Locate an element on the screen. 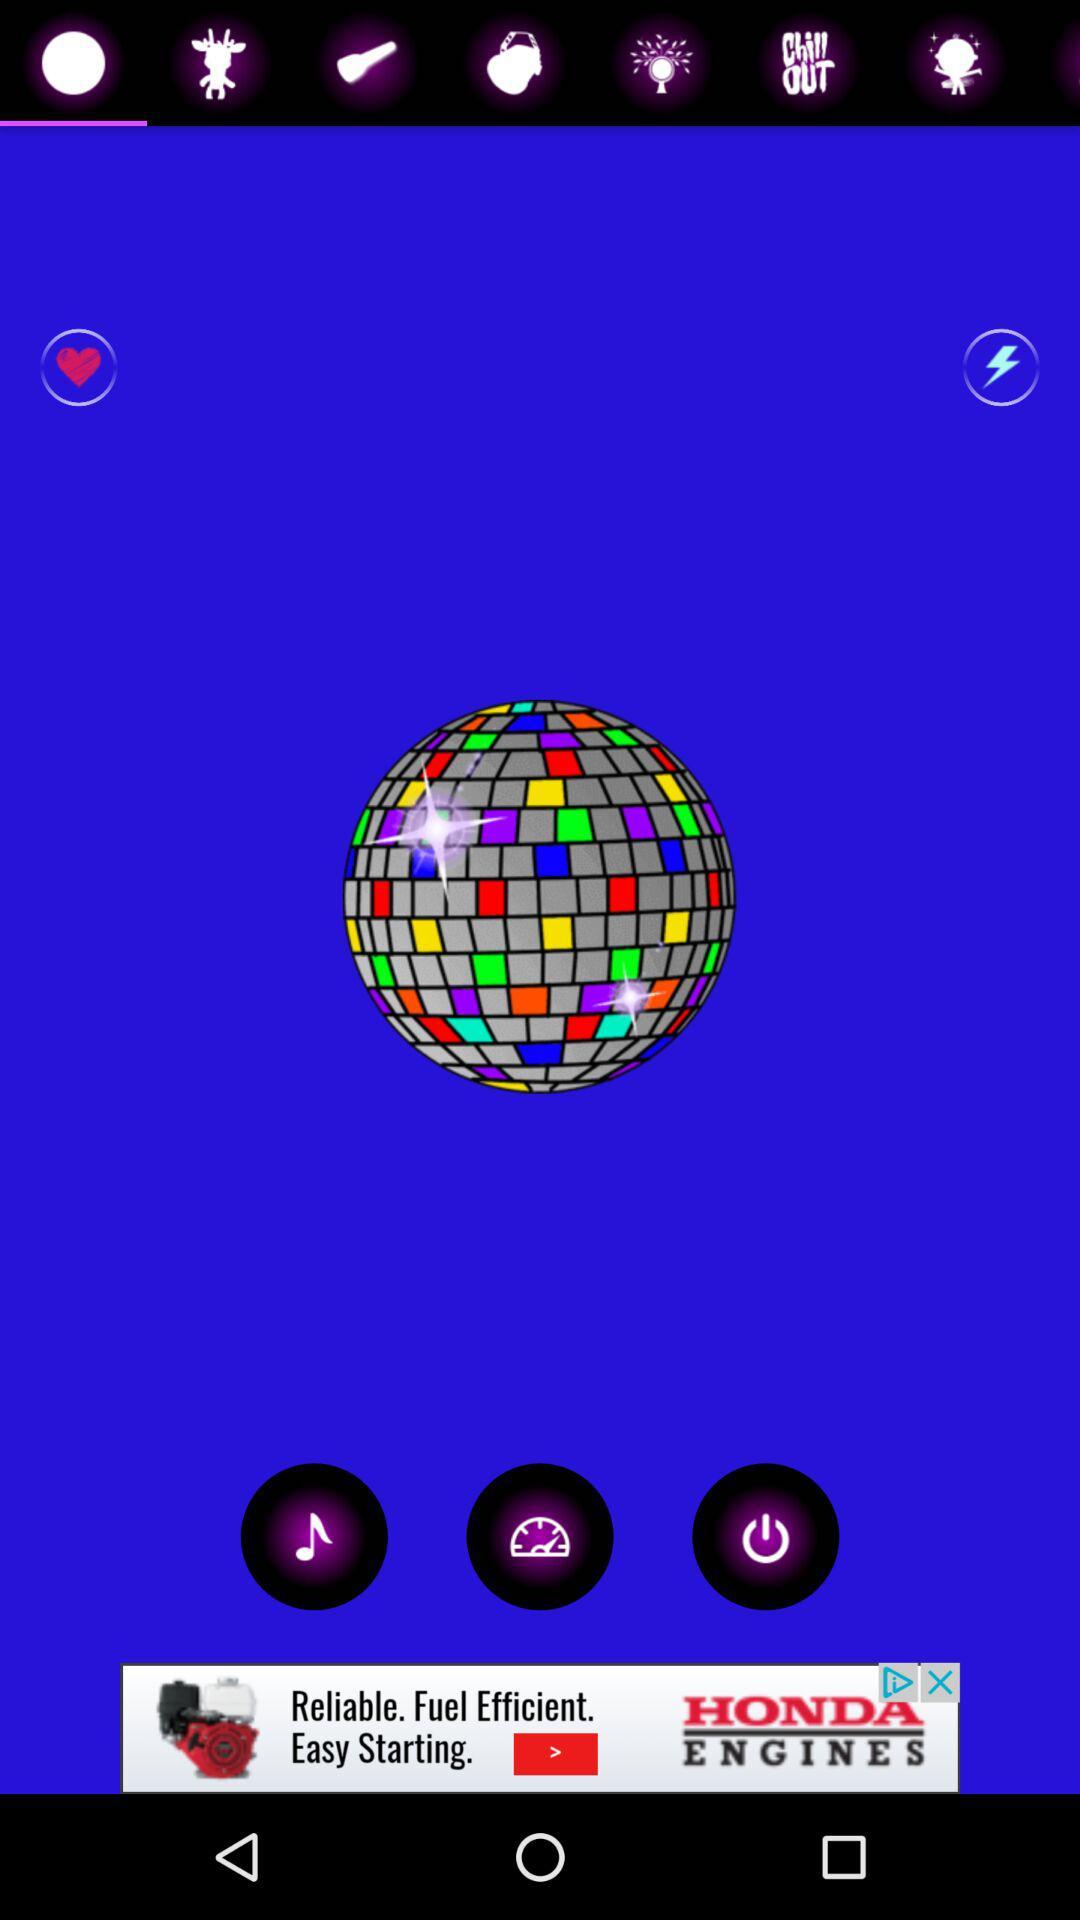 The height and width of the screenshot is (1920, 1080). turn off/on option is located at coordinates (765, 1535).